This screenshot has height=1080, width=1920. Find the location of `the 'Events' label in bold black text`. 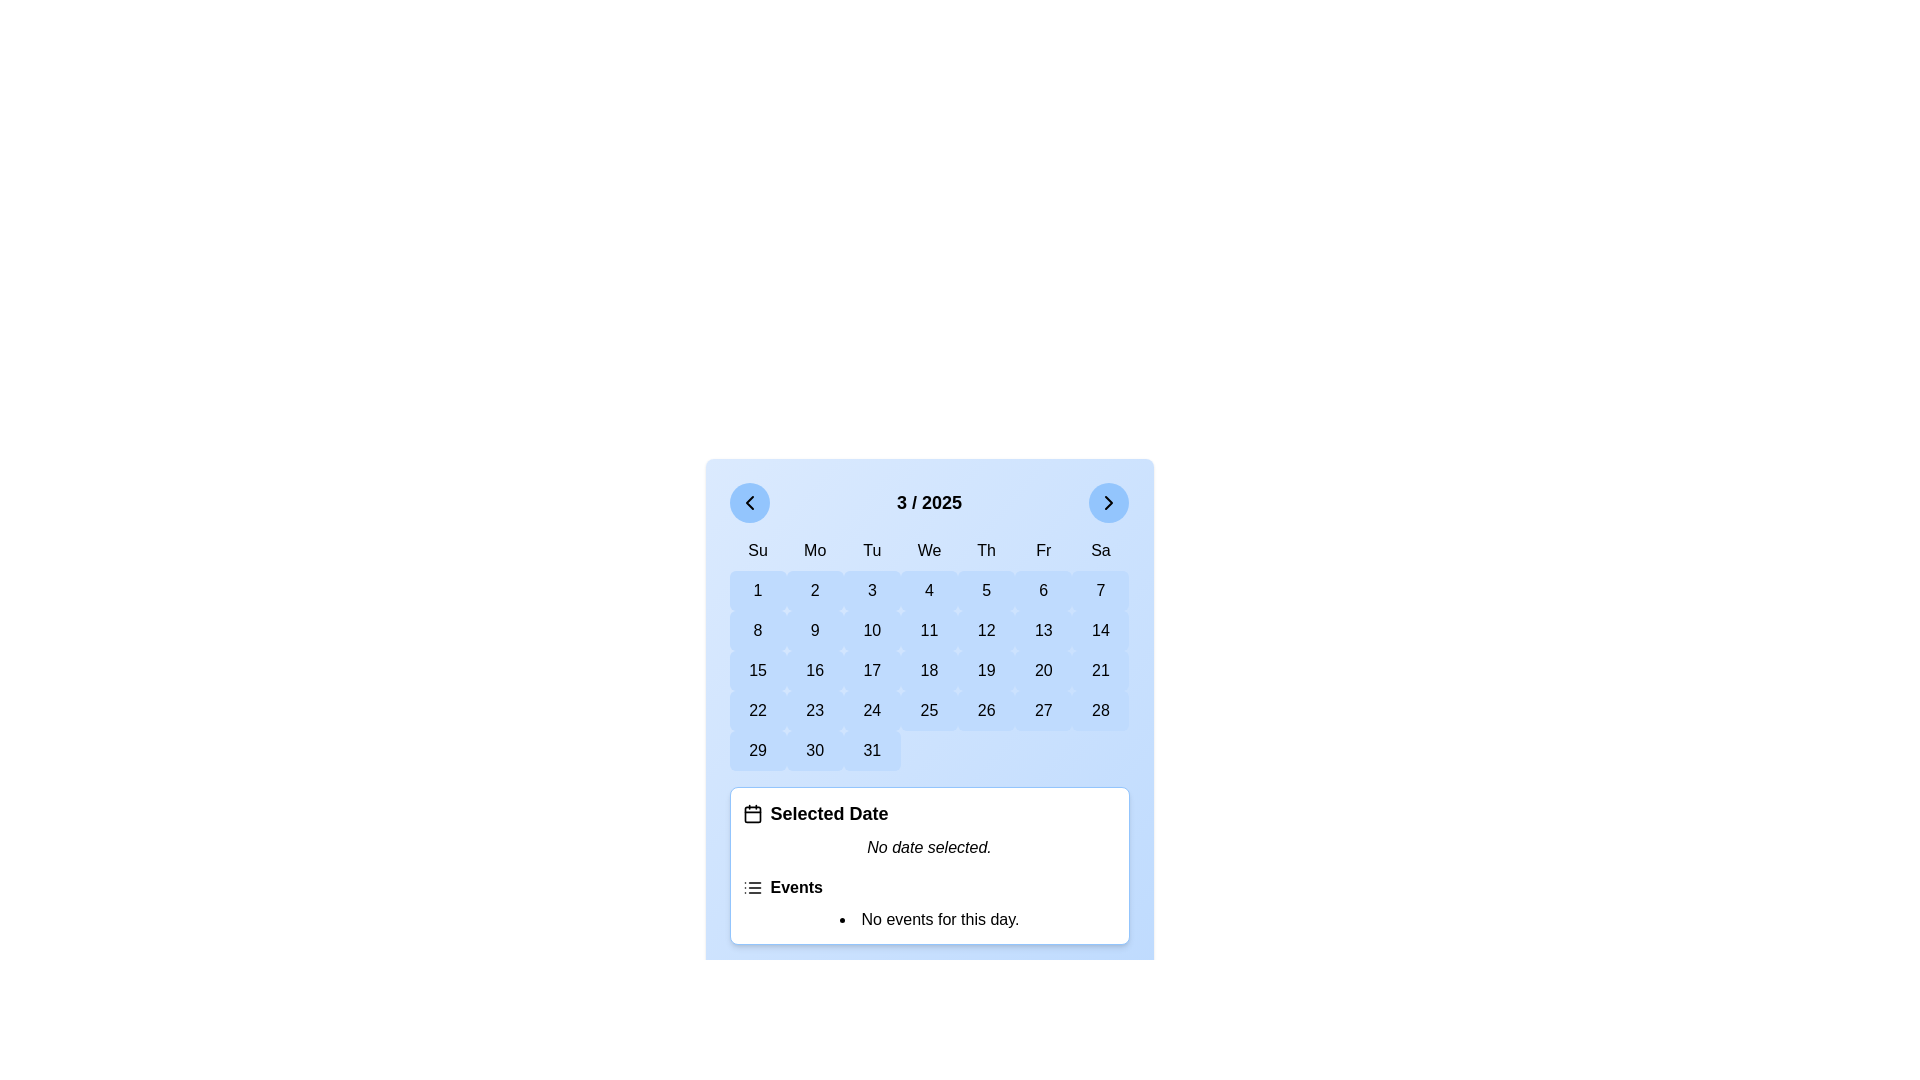

the 'Events' label in bold black text is located at coordinates (795, 886).